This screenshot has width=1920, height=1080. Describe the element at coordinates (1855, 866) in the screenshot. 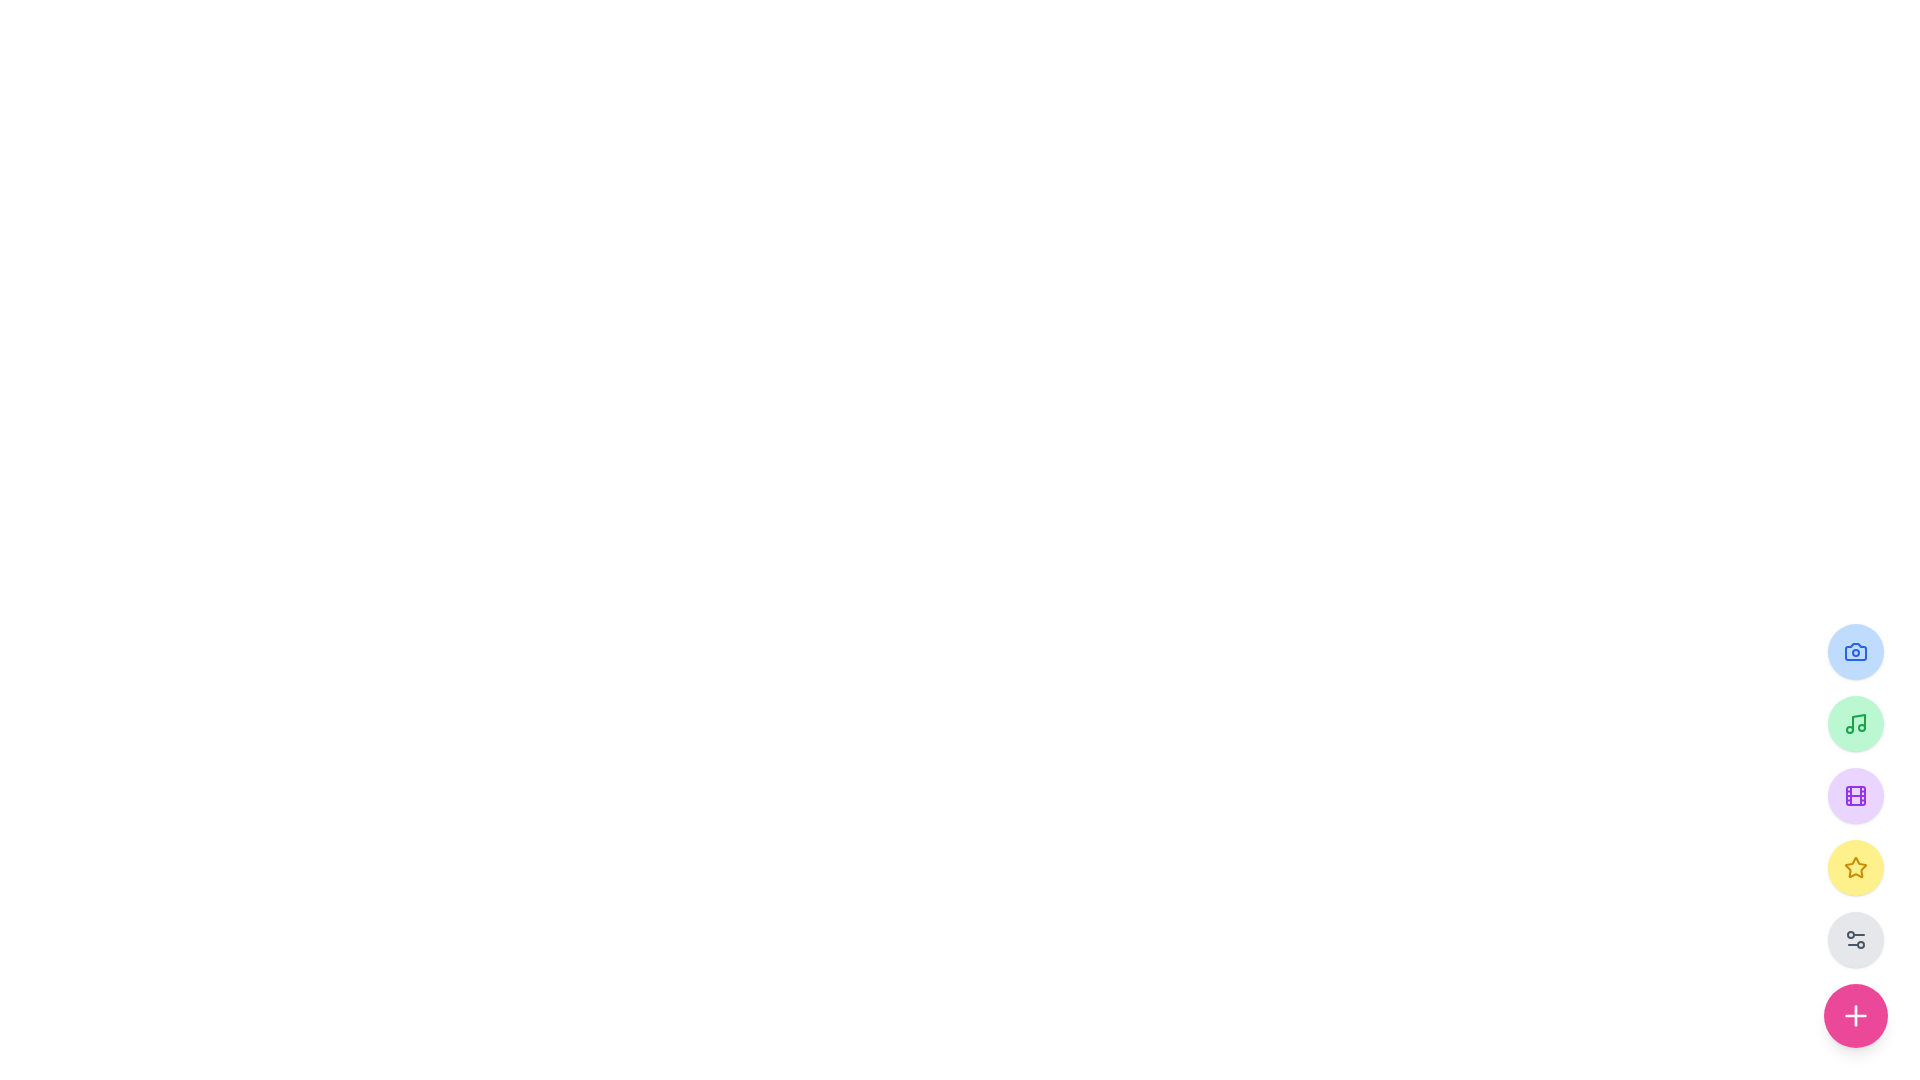

I see `the star-shaped icon with a yellow outer line within the fourth button of the right-aligned vertical toolbar` at that location.